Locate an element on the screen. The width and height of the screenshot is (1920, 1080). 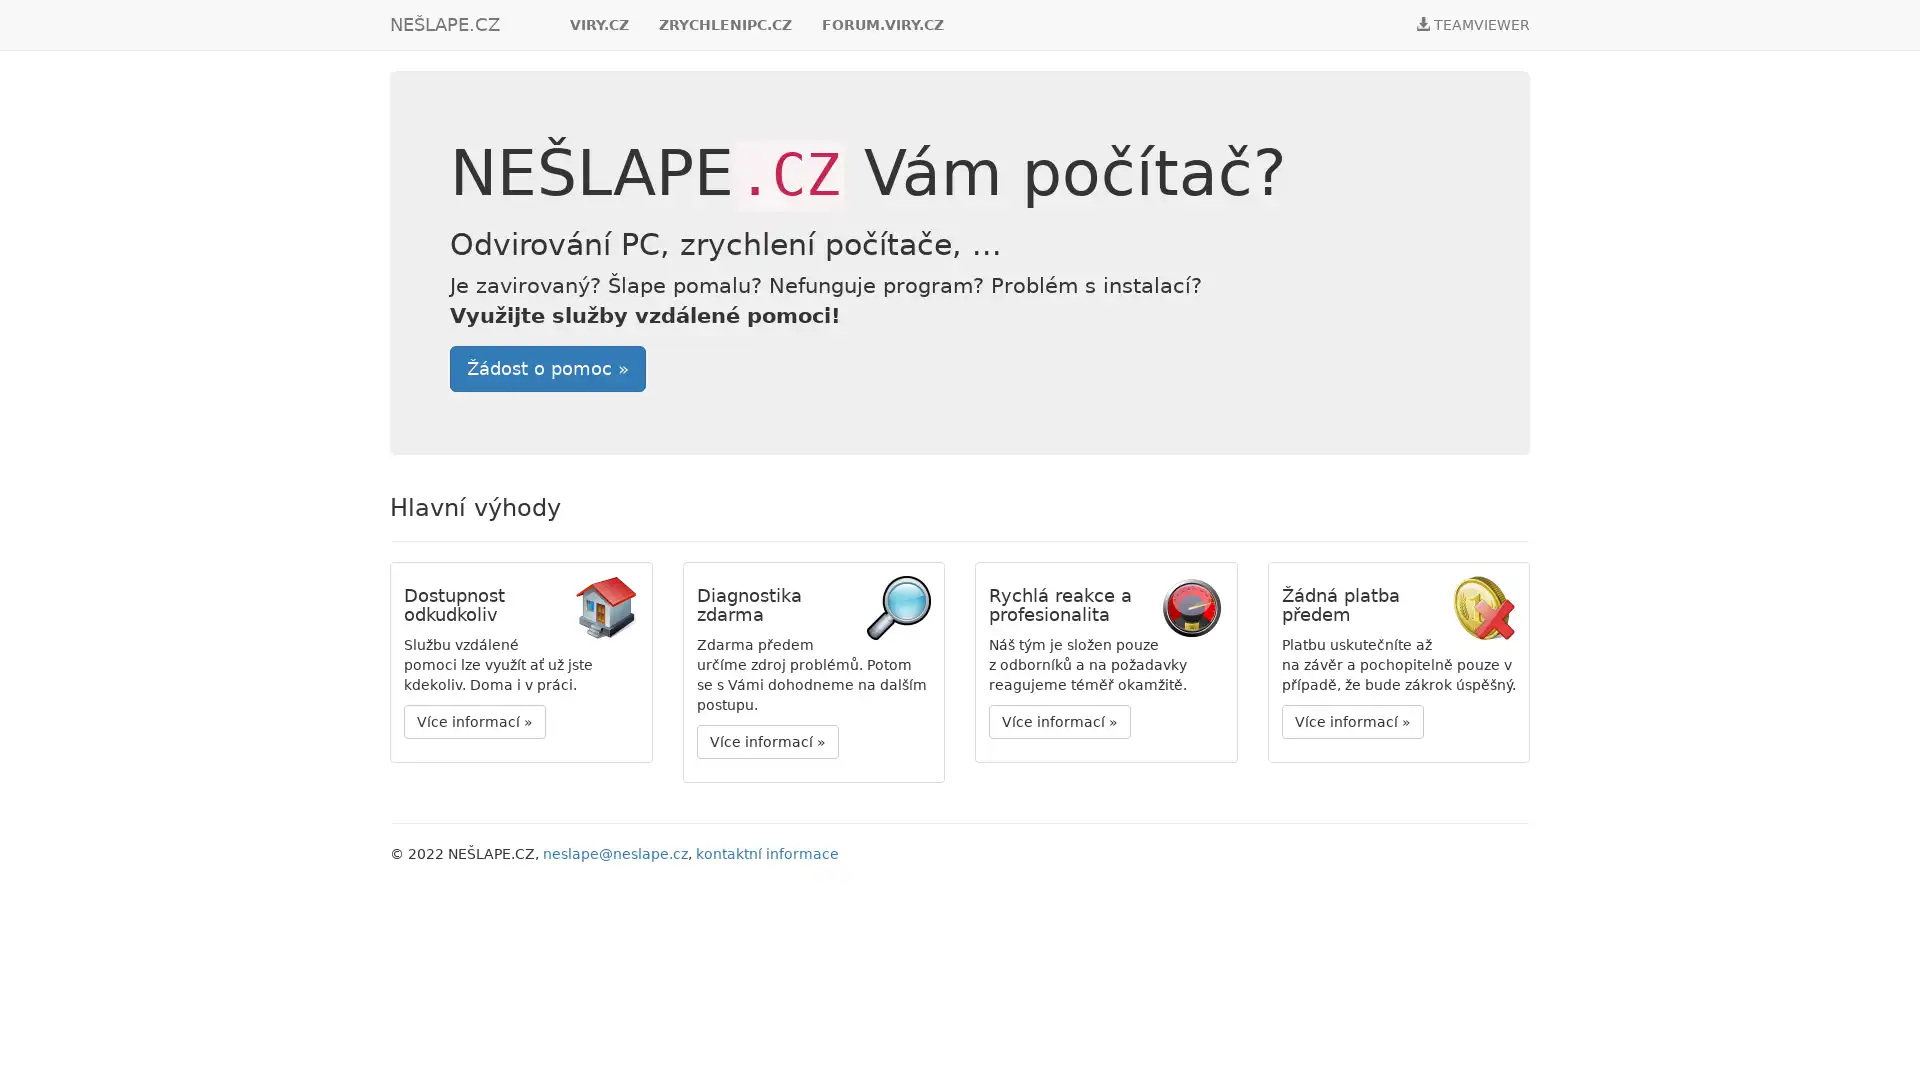
Vice informaci is located at coordinates (474, 721).